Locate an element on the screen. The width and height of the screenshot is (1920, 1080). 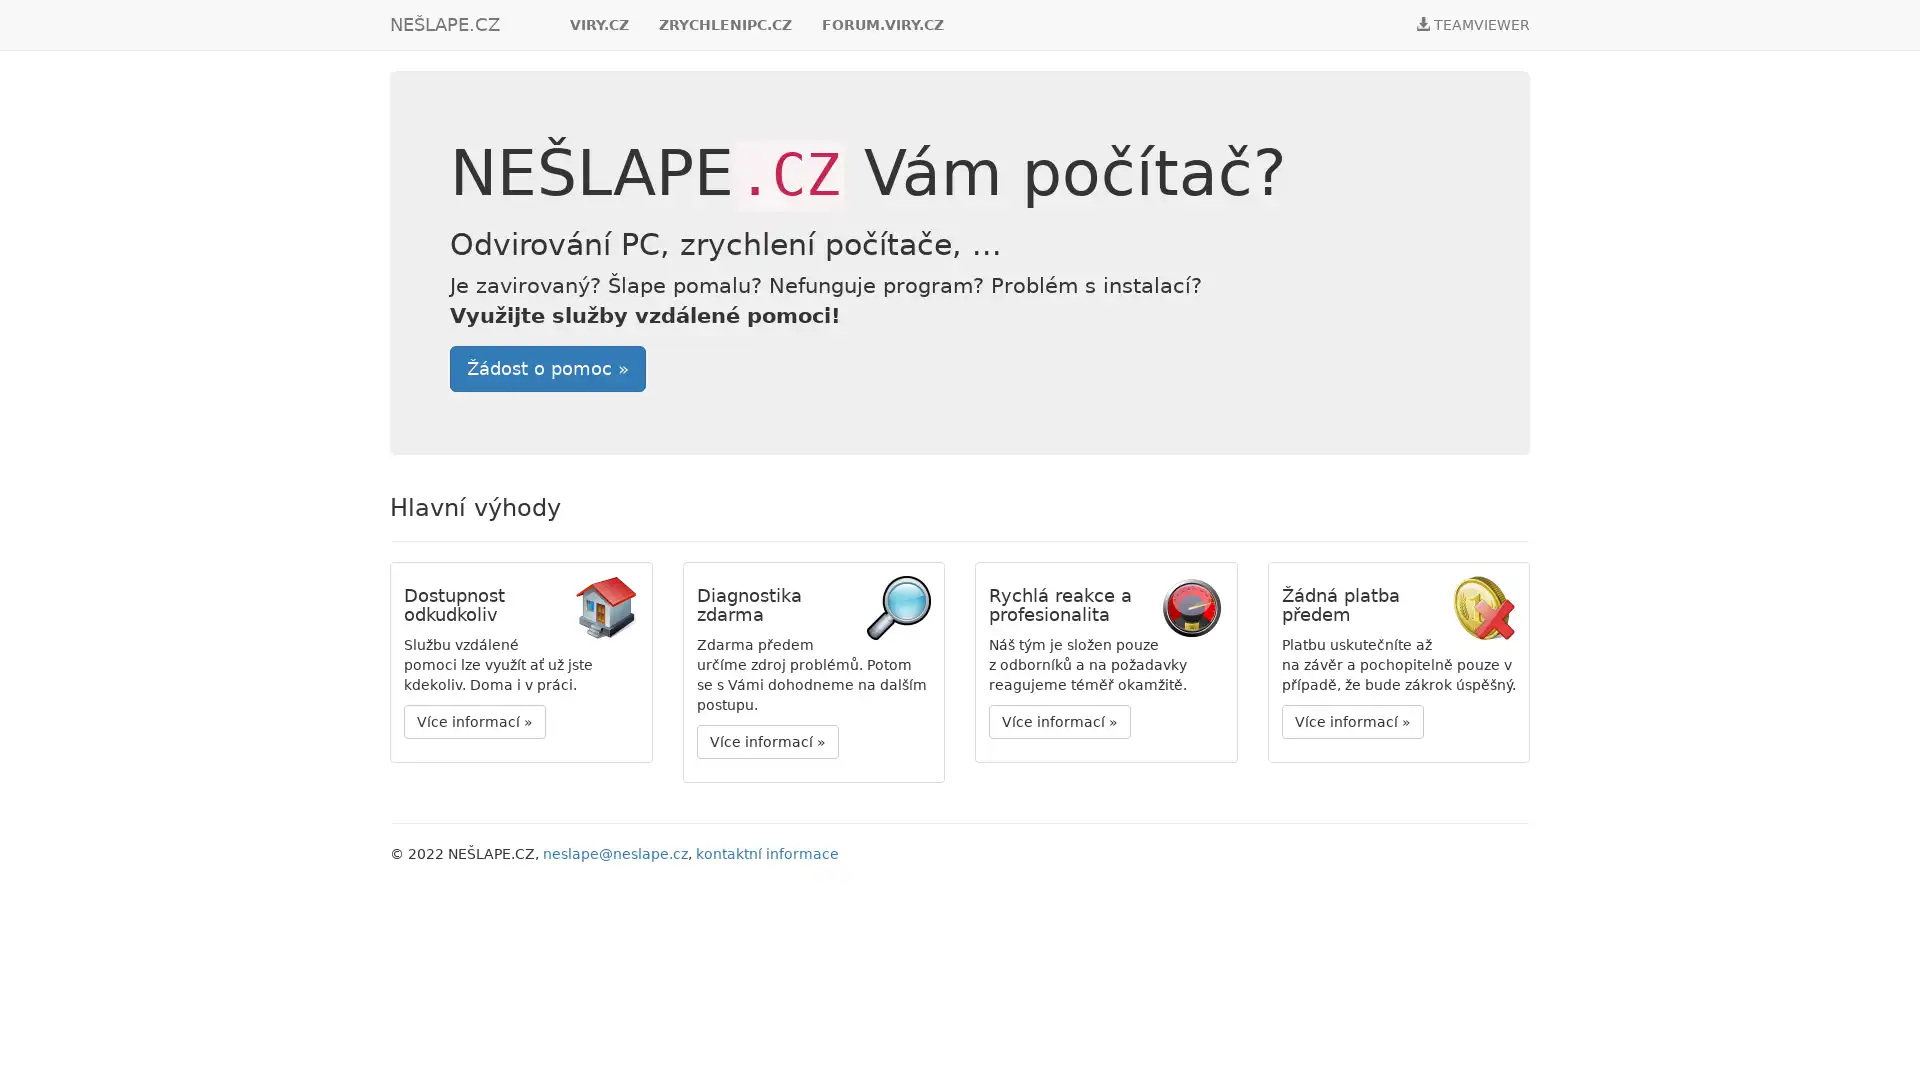
Vice informaci is located at coordinates (474, 721).